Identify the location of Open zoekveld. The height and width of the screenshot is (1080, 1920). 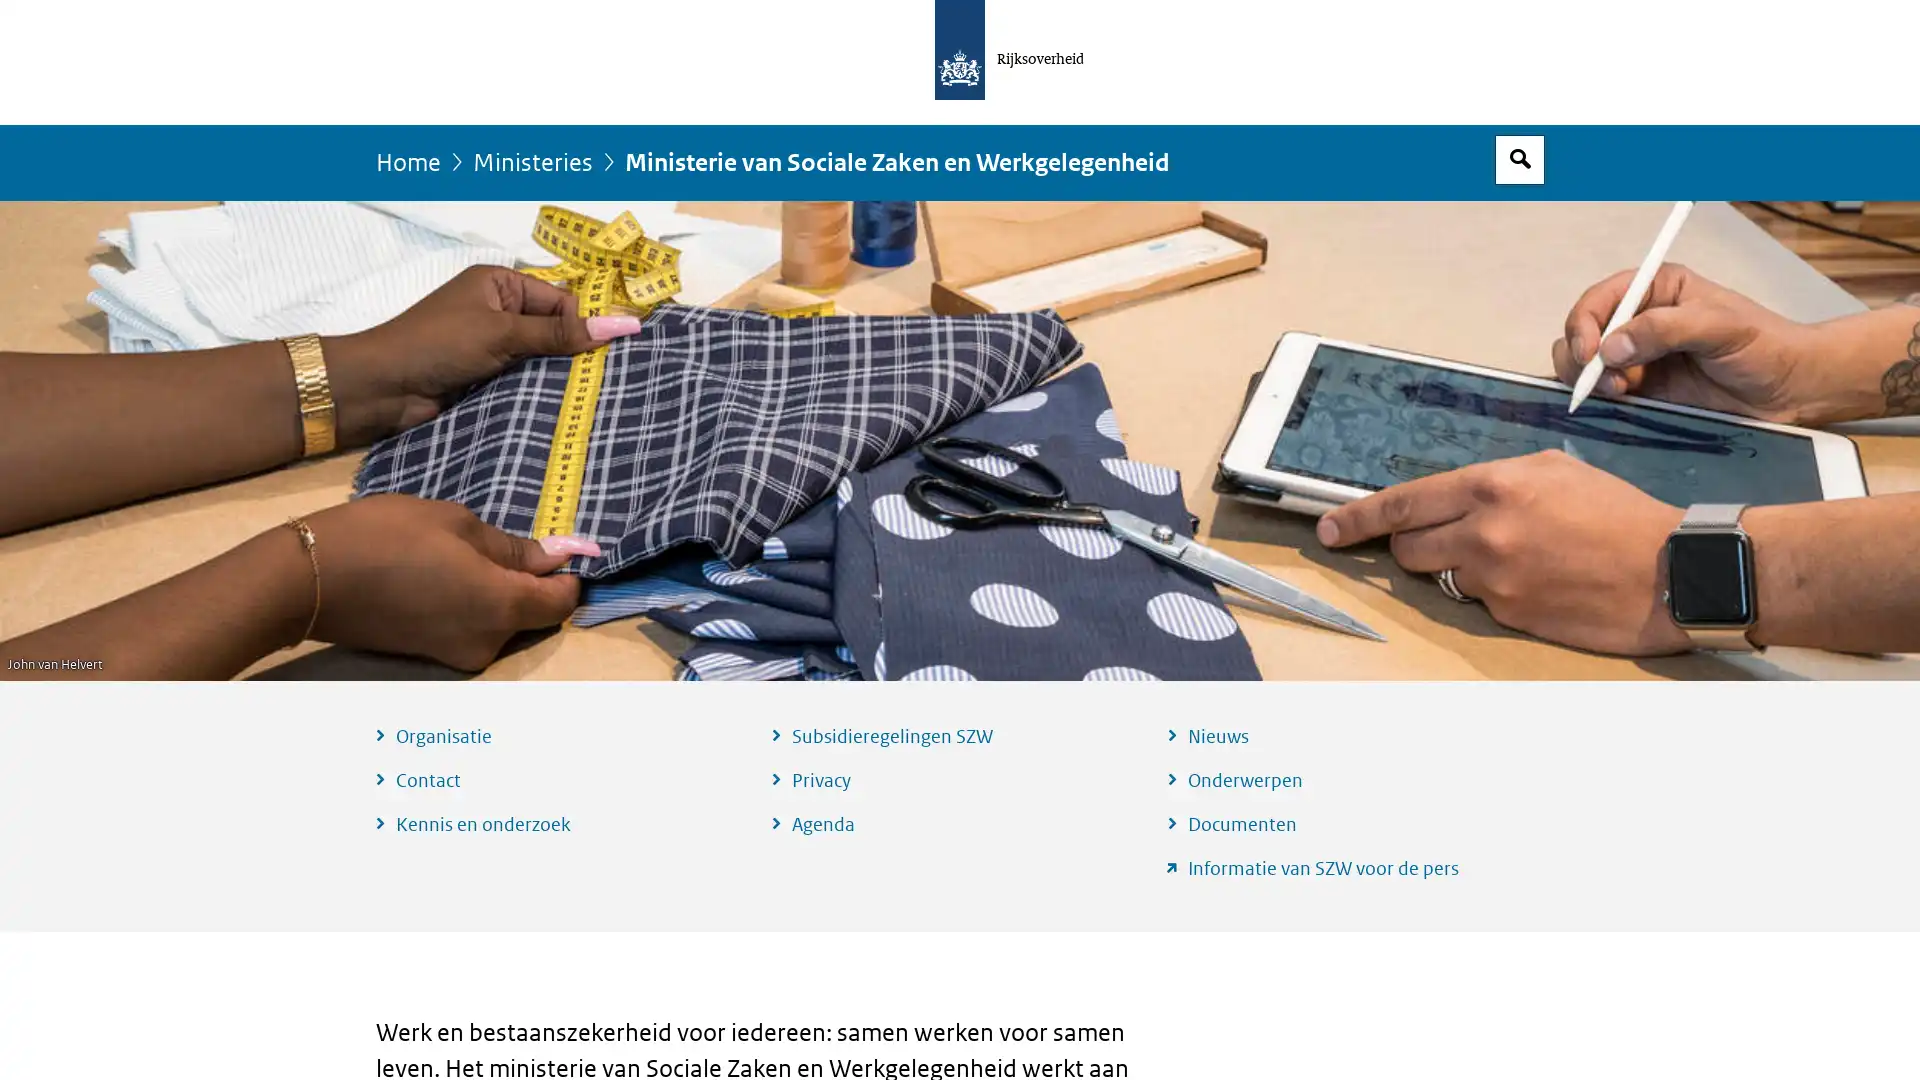
(1520, 158).